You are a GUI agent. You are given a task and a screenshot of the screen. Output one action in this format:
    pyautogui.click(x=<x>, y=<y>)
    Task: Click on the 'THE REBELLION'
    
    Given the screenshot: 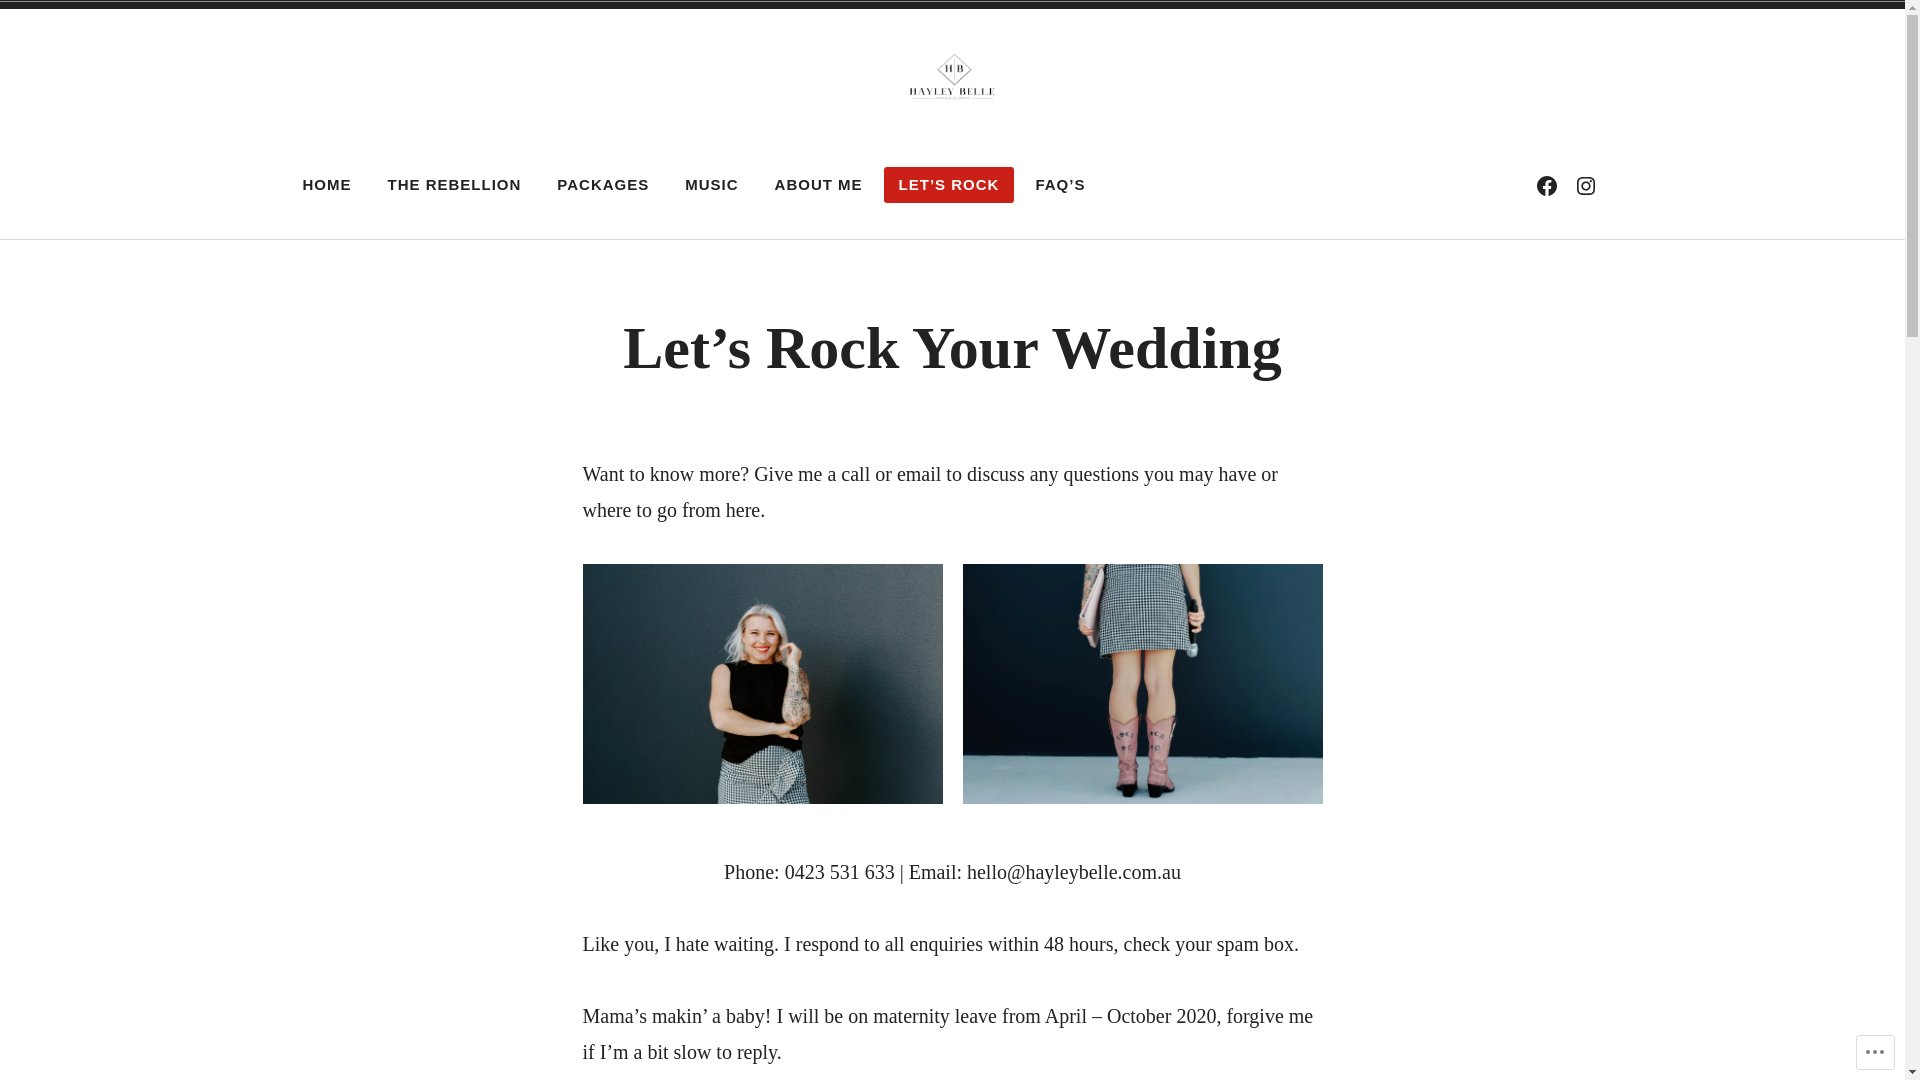 What is the action you would take?
    pyautogui.click(x=372, y=185)
    